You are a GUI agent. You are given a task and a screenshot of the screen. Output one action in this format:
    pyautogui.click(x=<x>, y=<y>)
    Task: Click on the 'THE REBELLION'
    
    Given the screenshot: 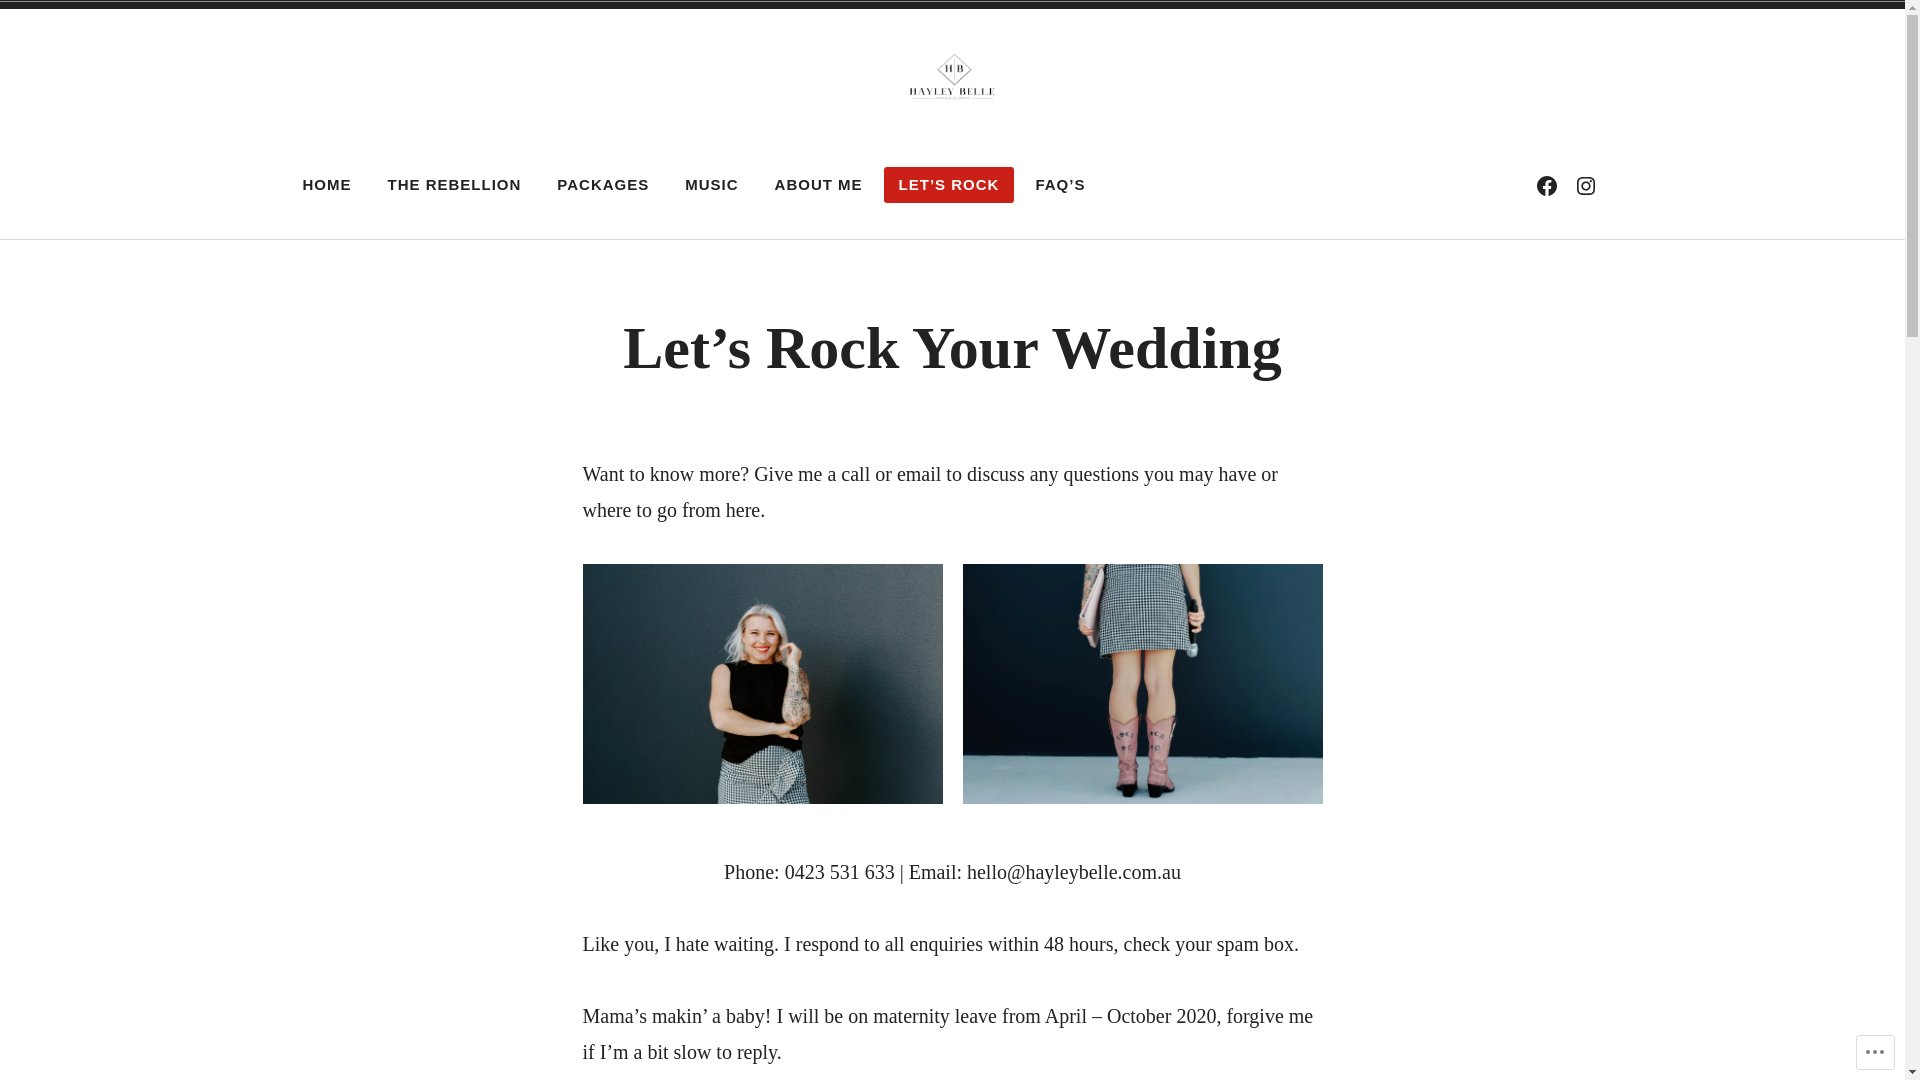 What is the action you would take?
    pyautogui.click(x=372, y=185)
    